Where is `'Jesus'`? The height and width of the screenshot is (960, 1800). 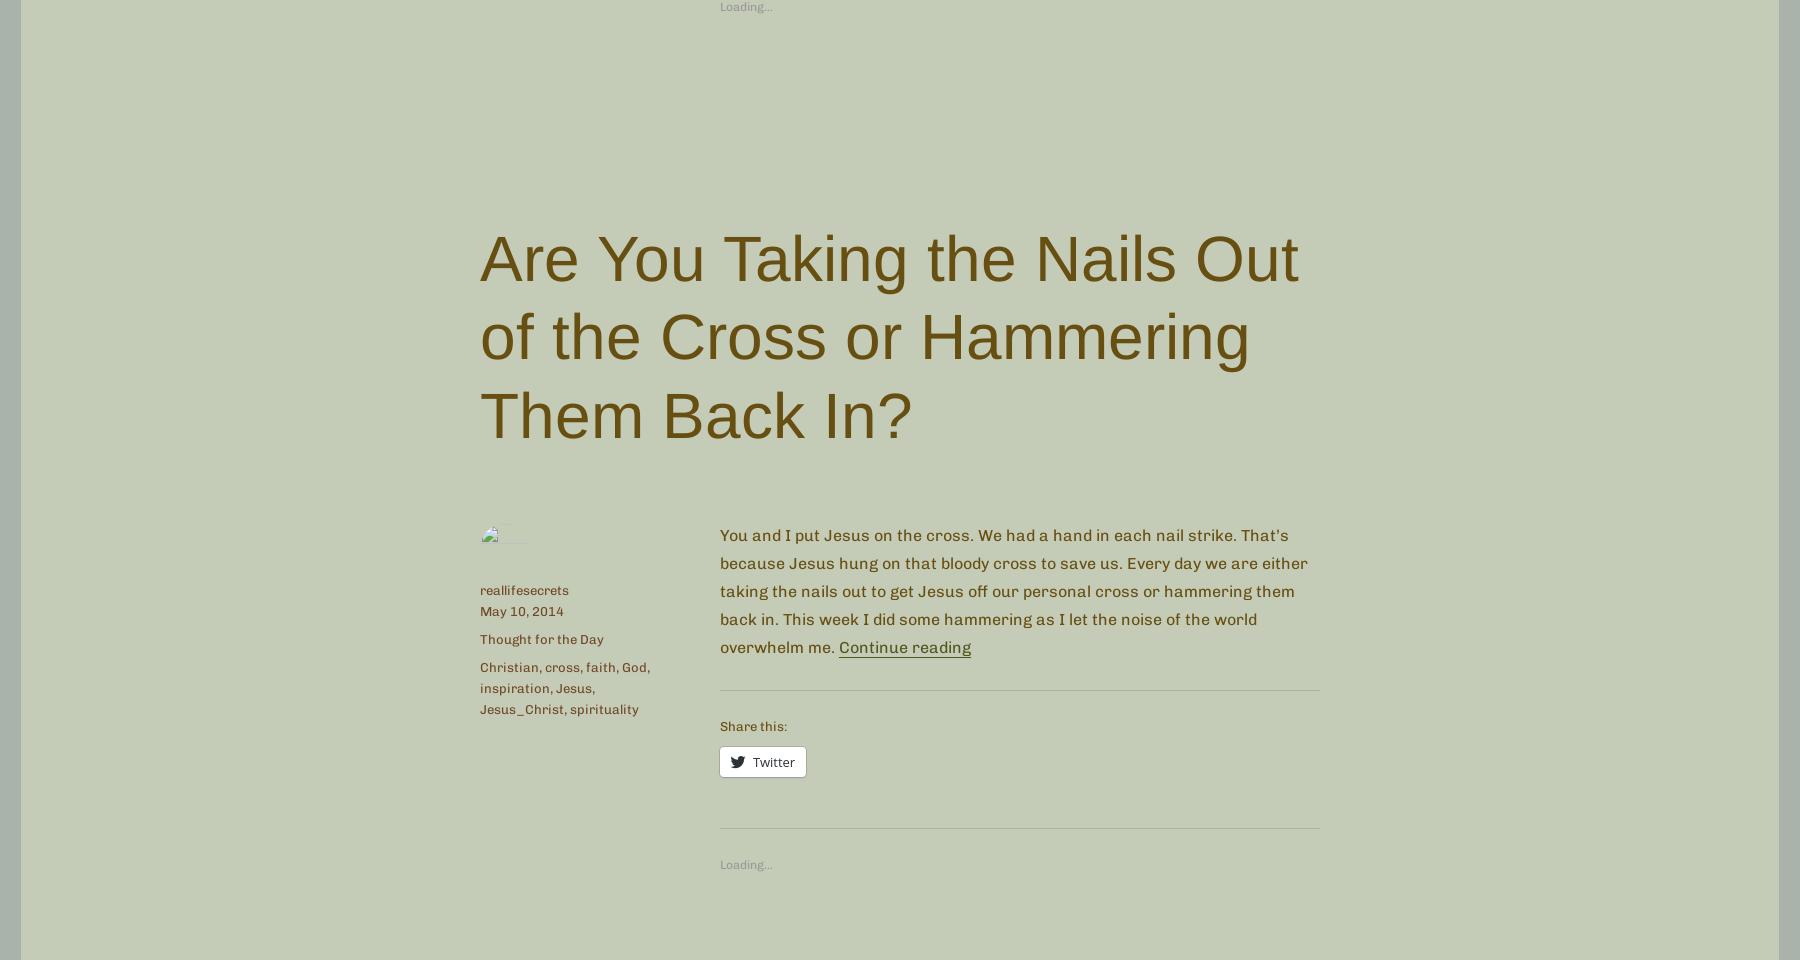
'Jesus' is located at coordinates (574, 688).